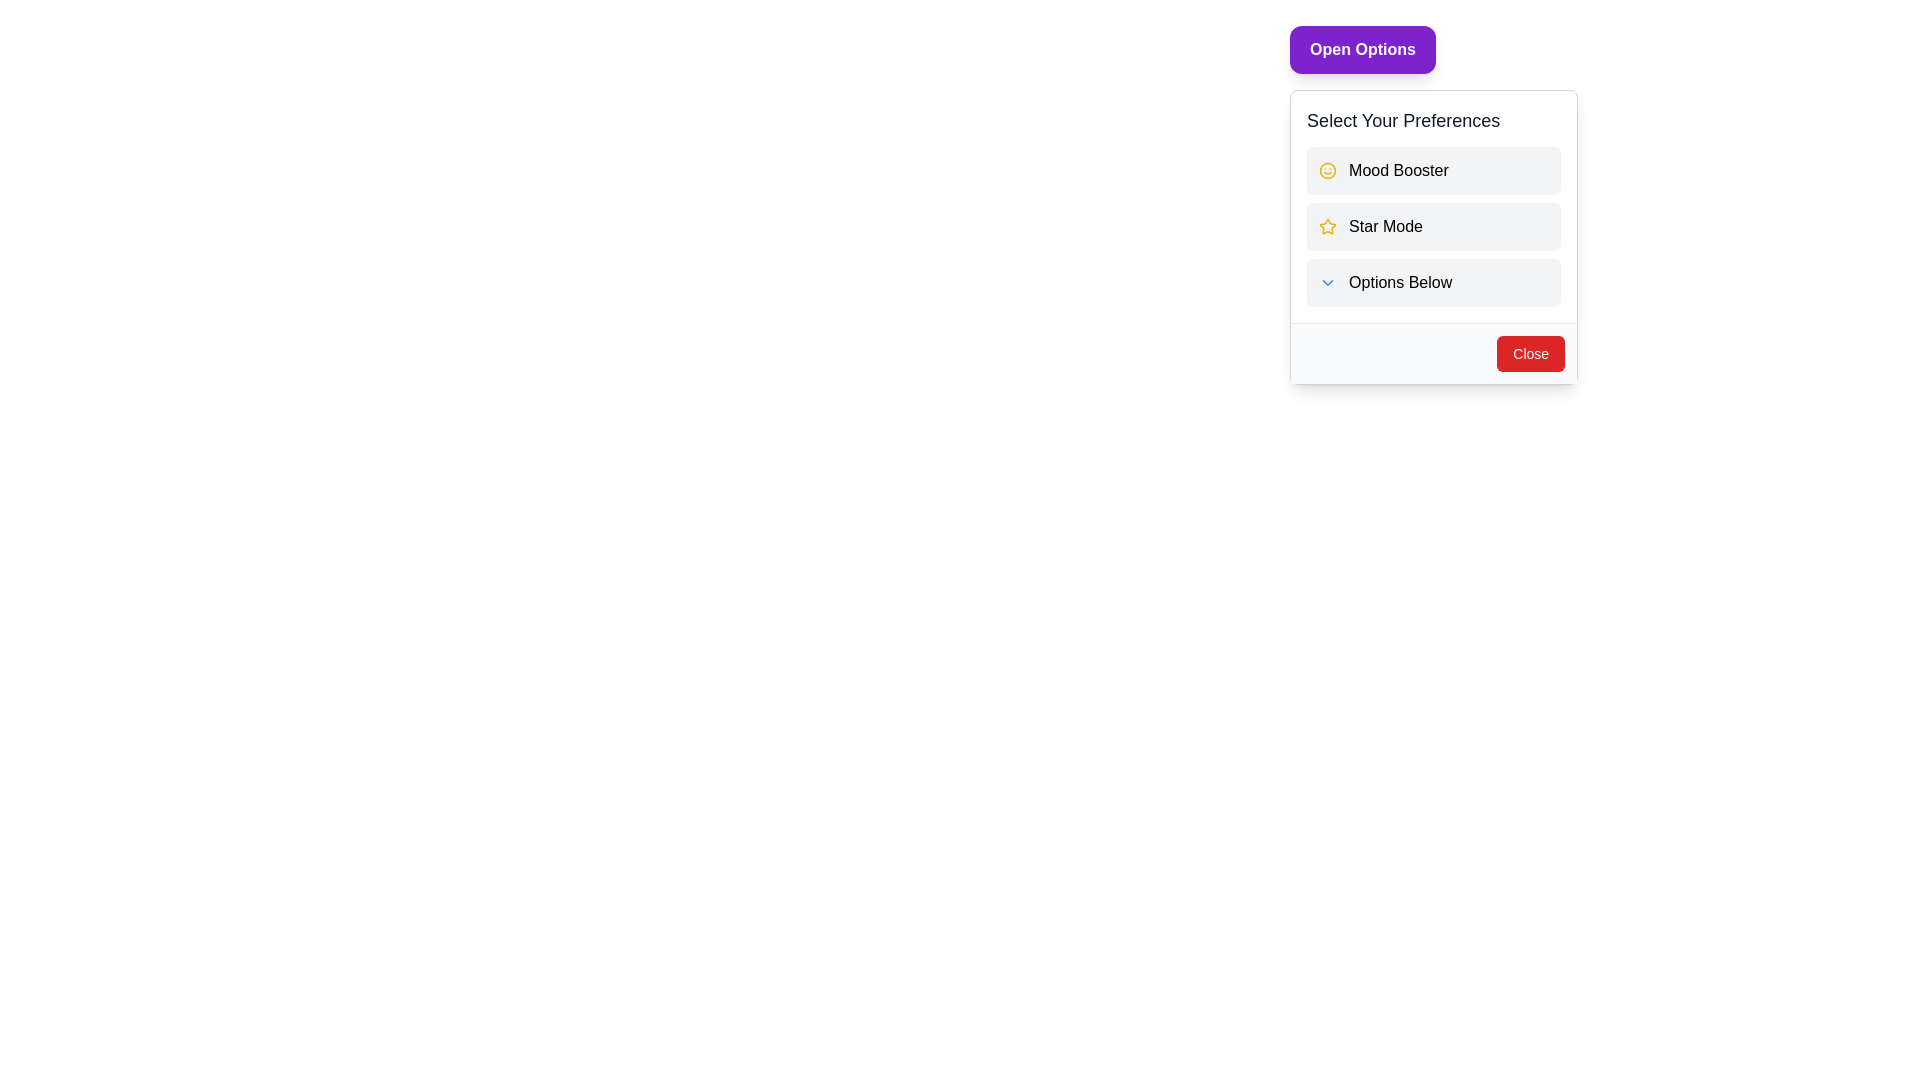  Describe the element at coordinates (1433, 169) in the screenshot. I see `the 'Mood Booster' button, which is a light gray button with dark text and a yellow smiling face icon, located directly below the 'Select Your Preferences' heading` at that location.